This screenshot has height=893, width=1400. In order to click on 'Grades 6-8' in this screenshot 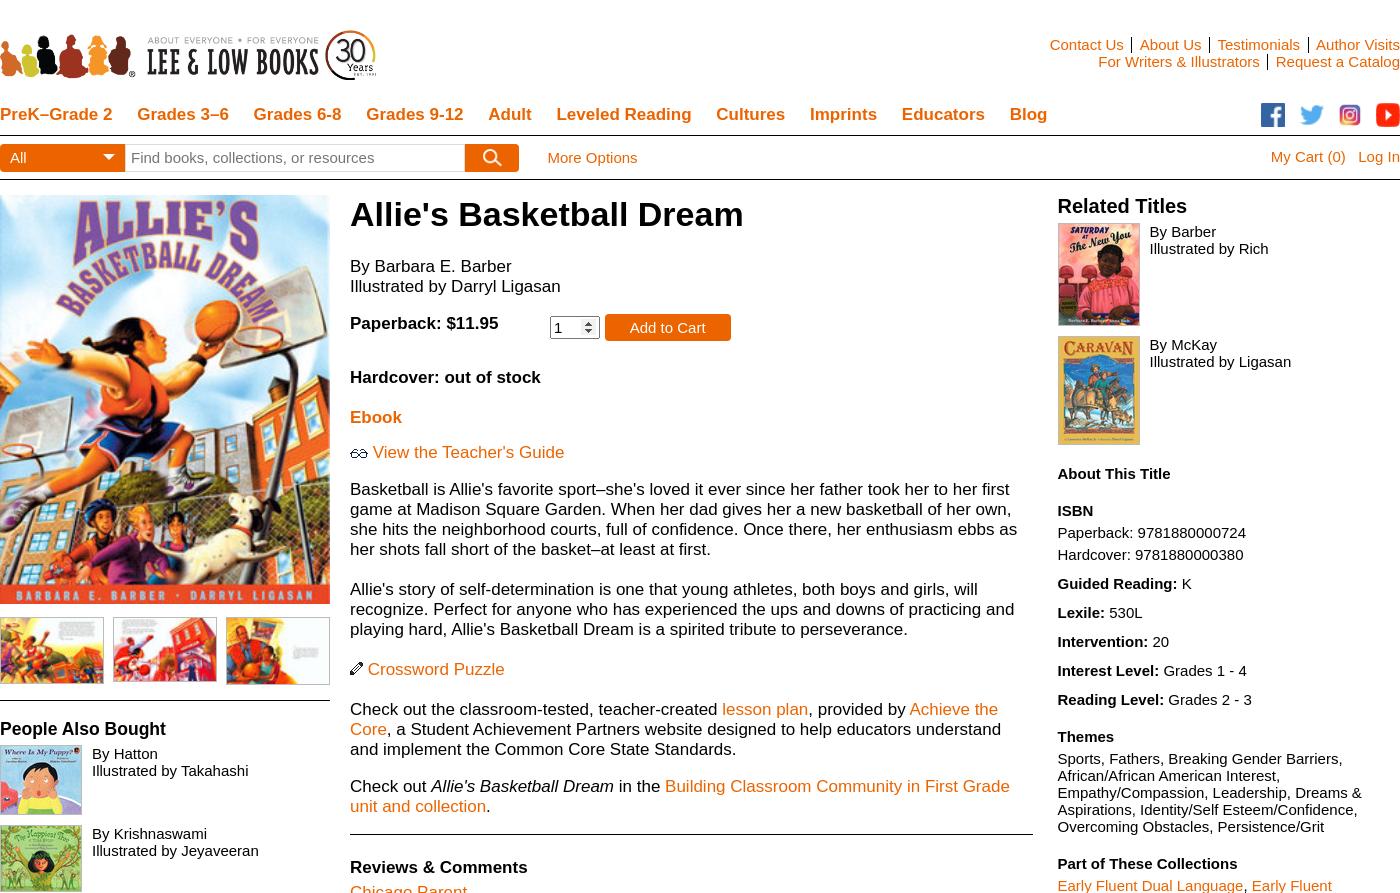, I will do `click(252, 114)`.